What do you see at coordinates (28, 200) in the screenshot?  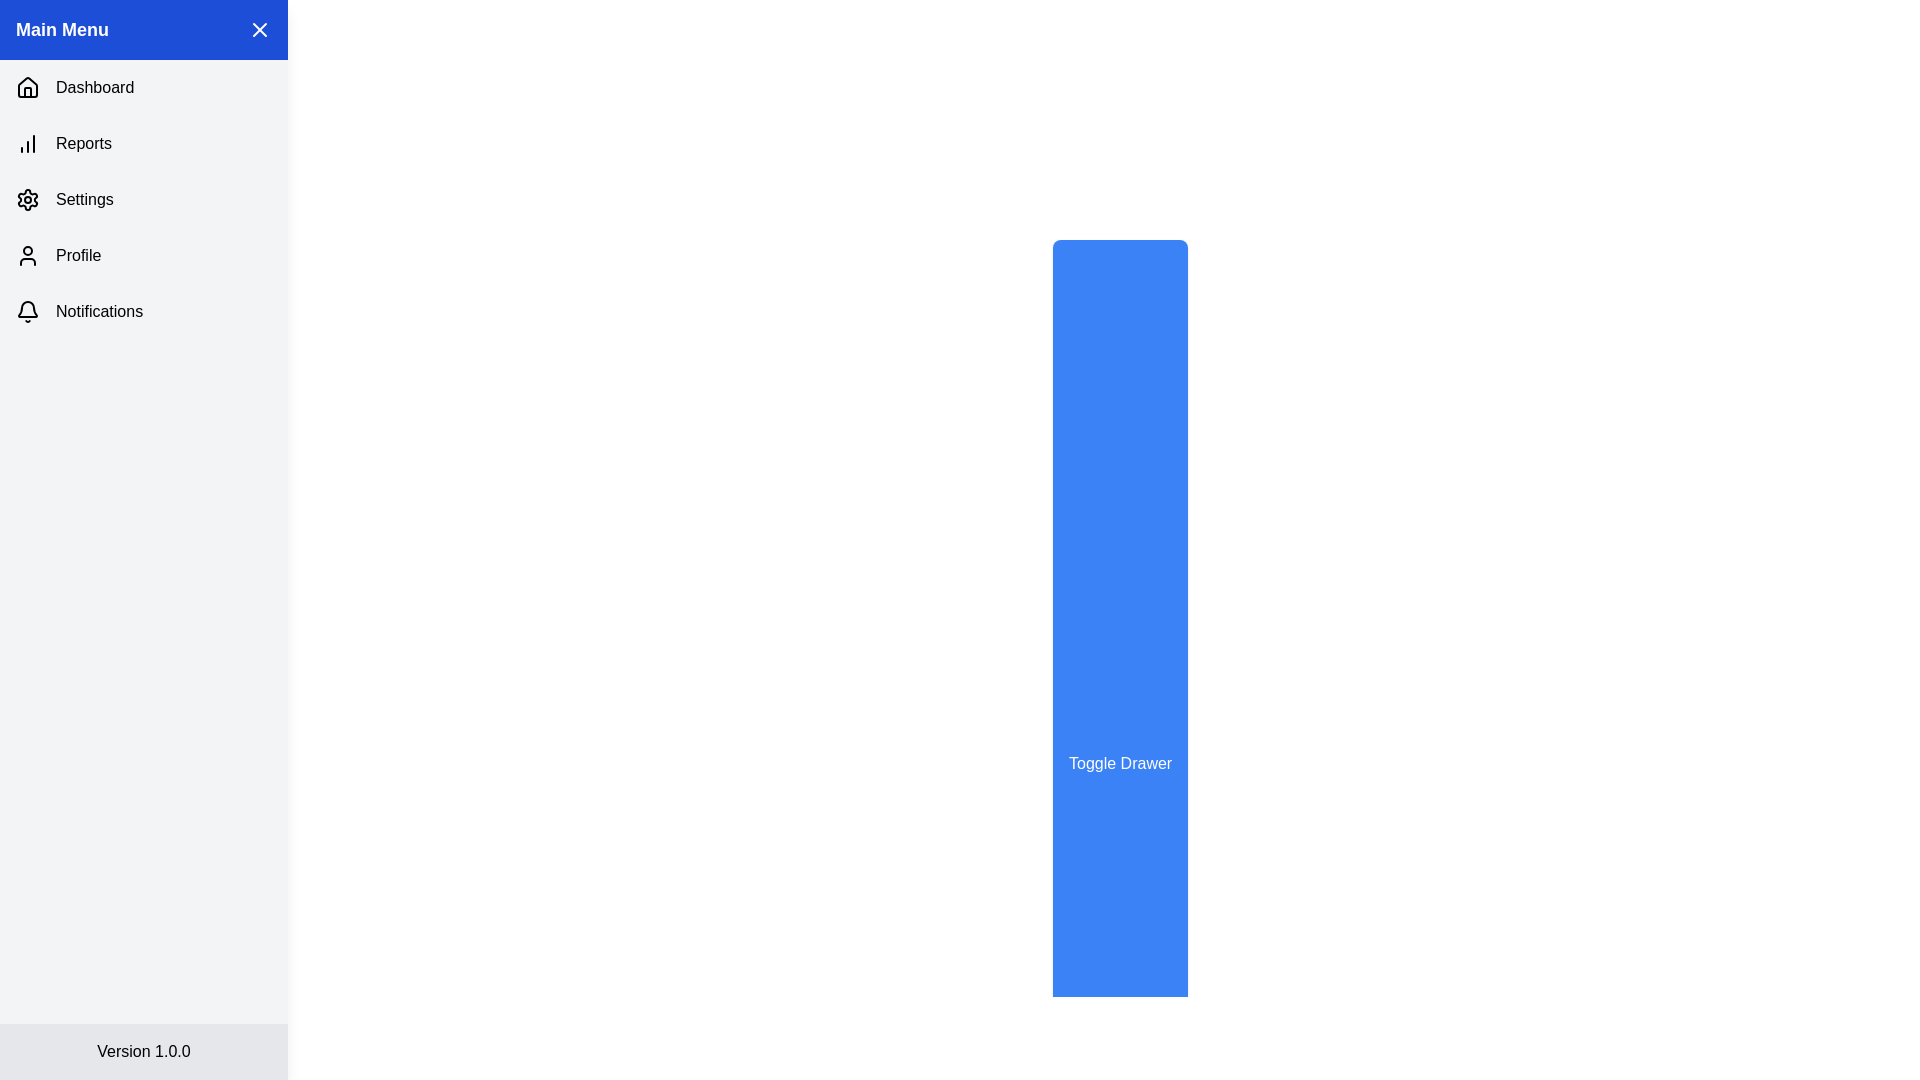 I see `the settings navigation icon located` at bounding box center [28, 200].